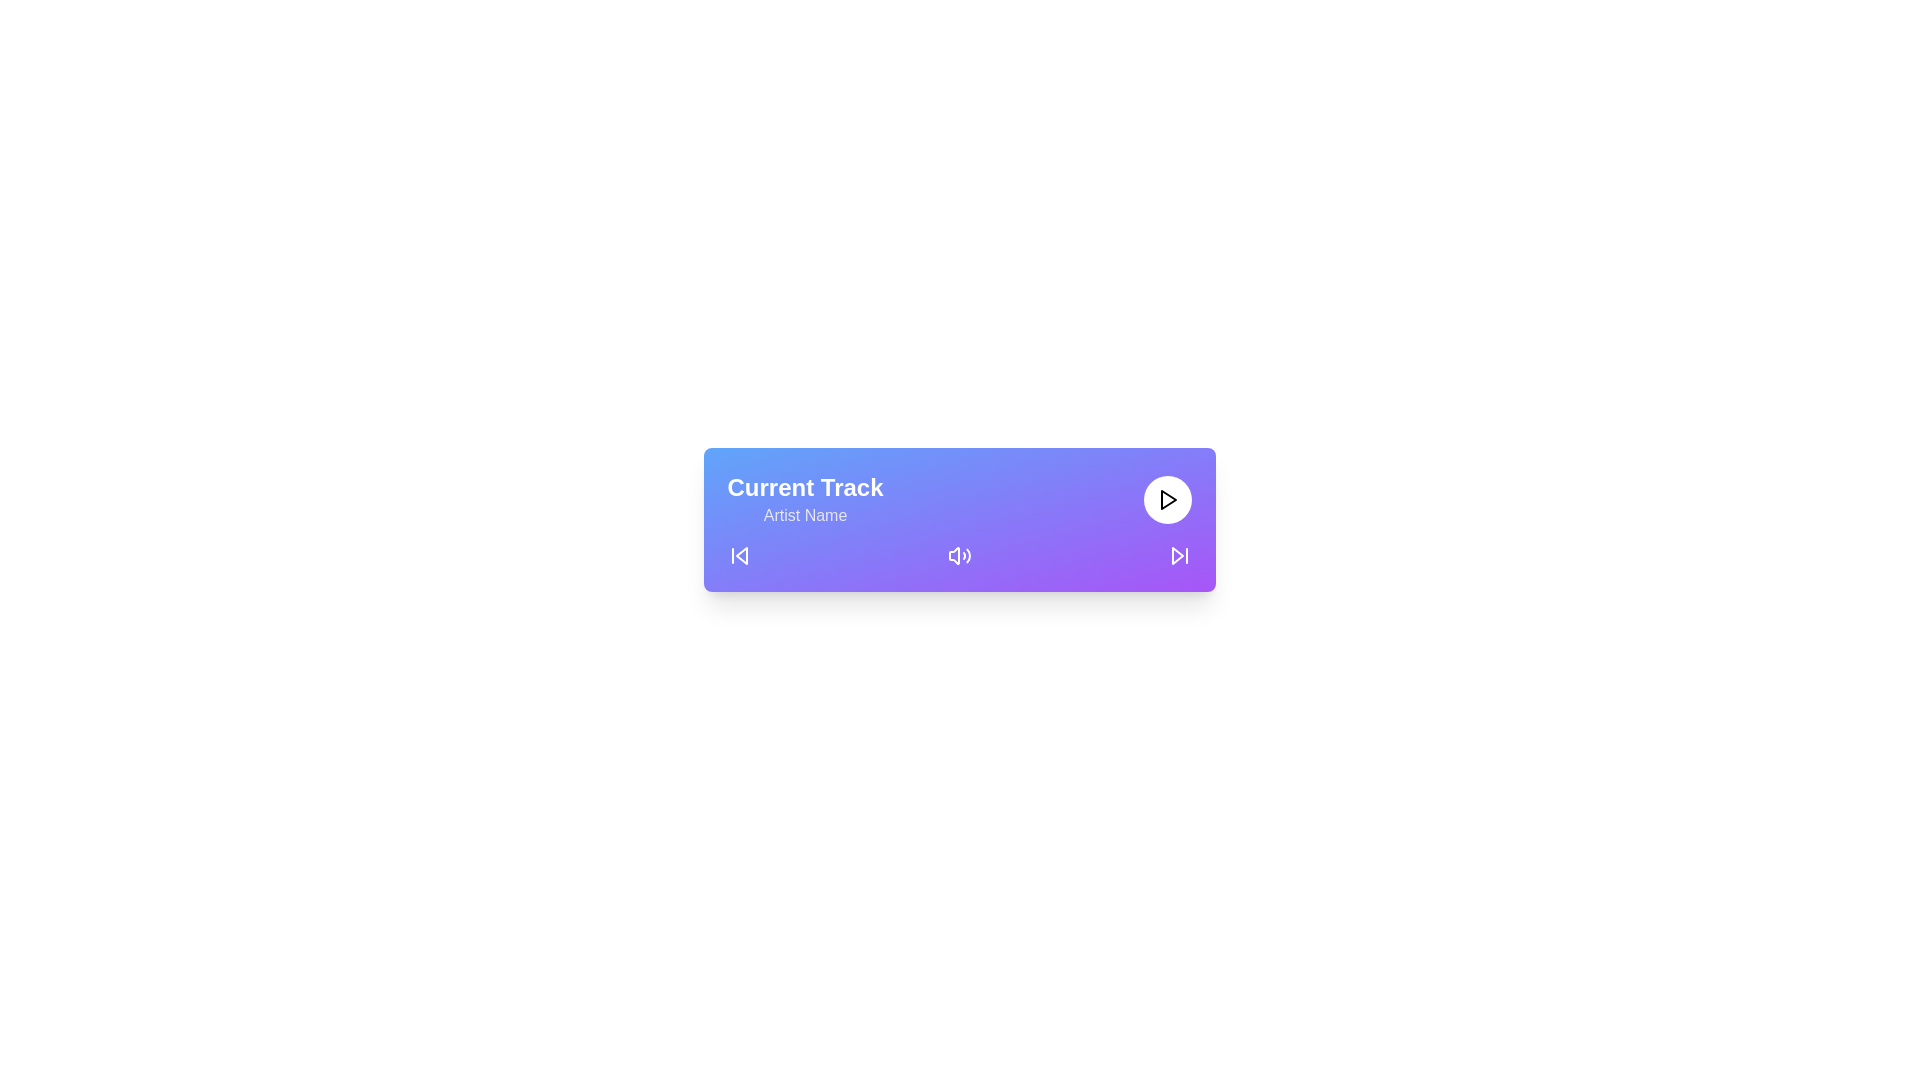  Describe the element at coordinates (1167, 499) in the screenshot. I see `the circular play button with a white background and black triangle icon, located in the top-right corner of the music player interface, to navigate via keyboard` at that location.